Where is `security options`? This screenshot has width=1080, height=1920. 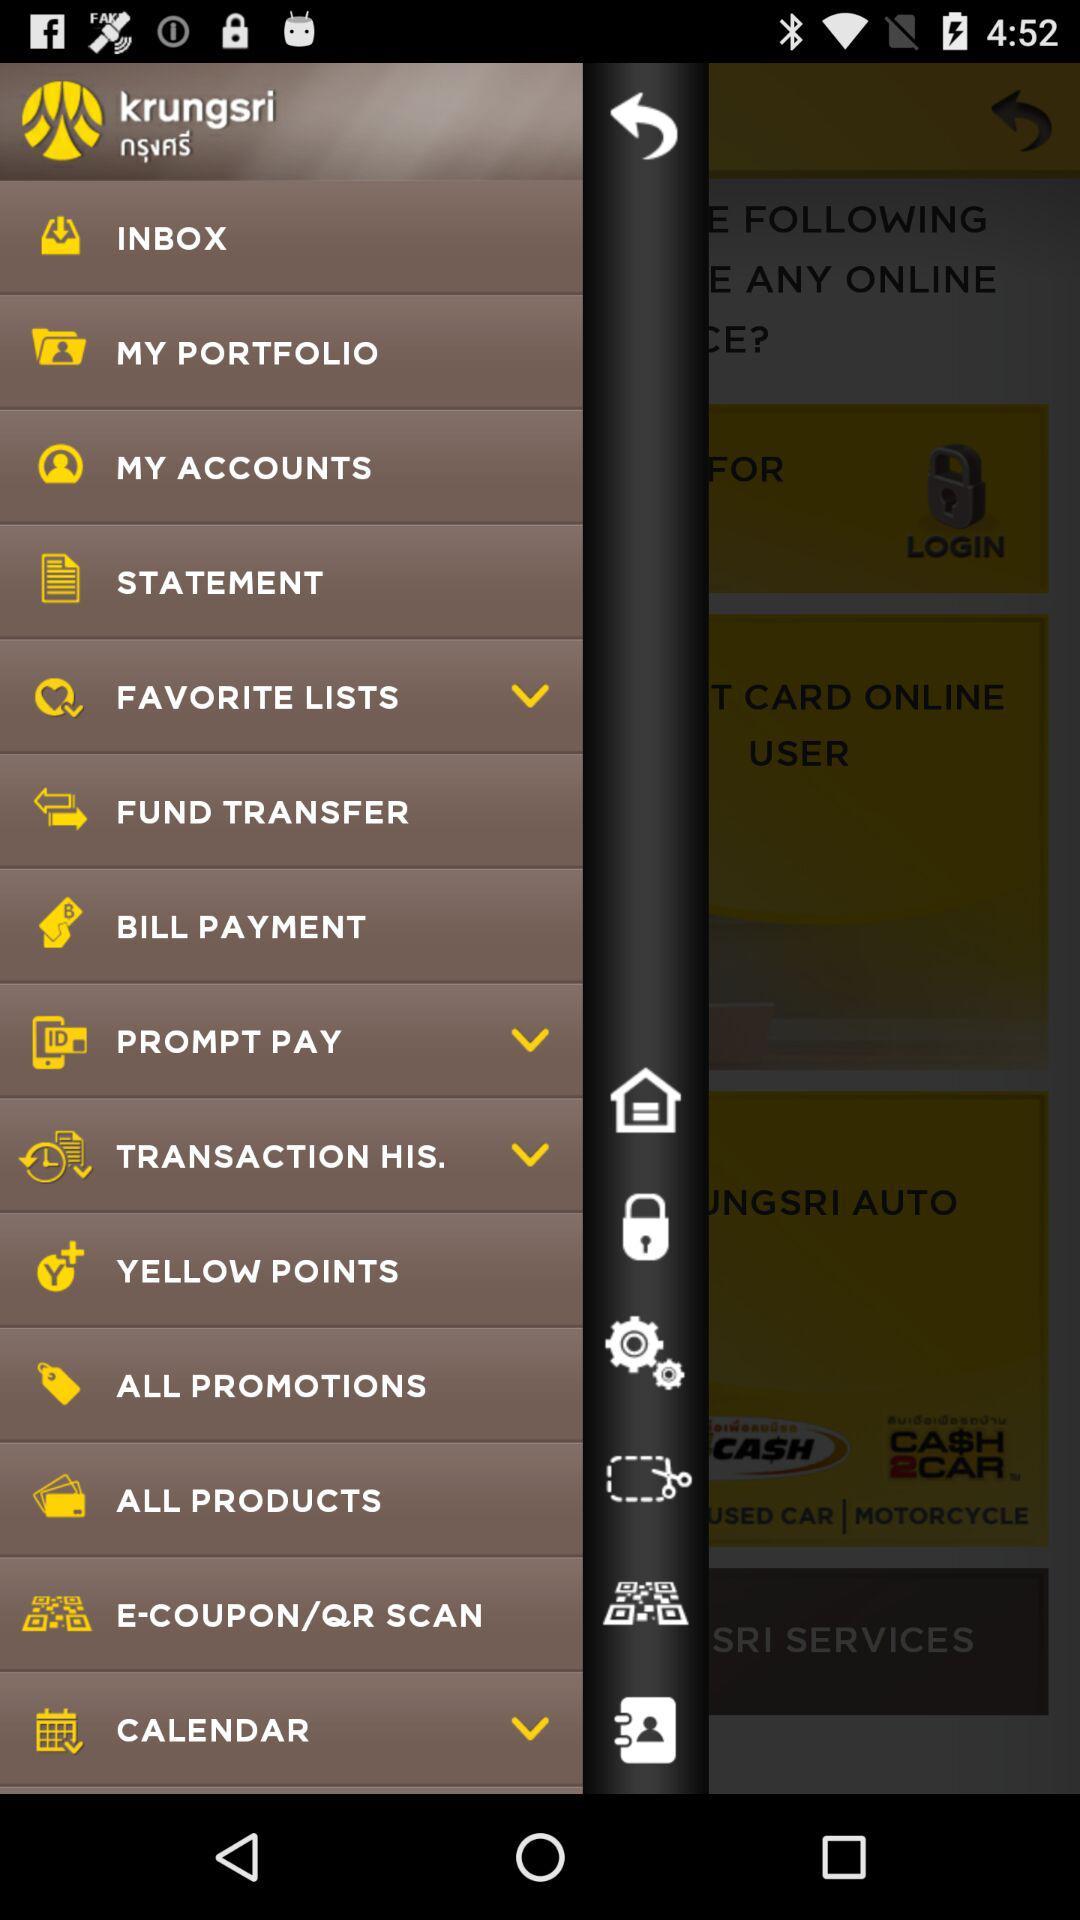
security options is located at coordinates (645, 1226).